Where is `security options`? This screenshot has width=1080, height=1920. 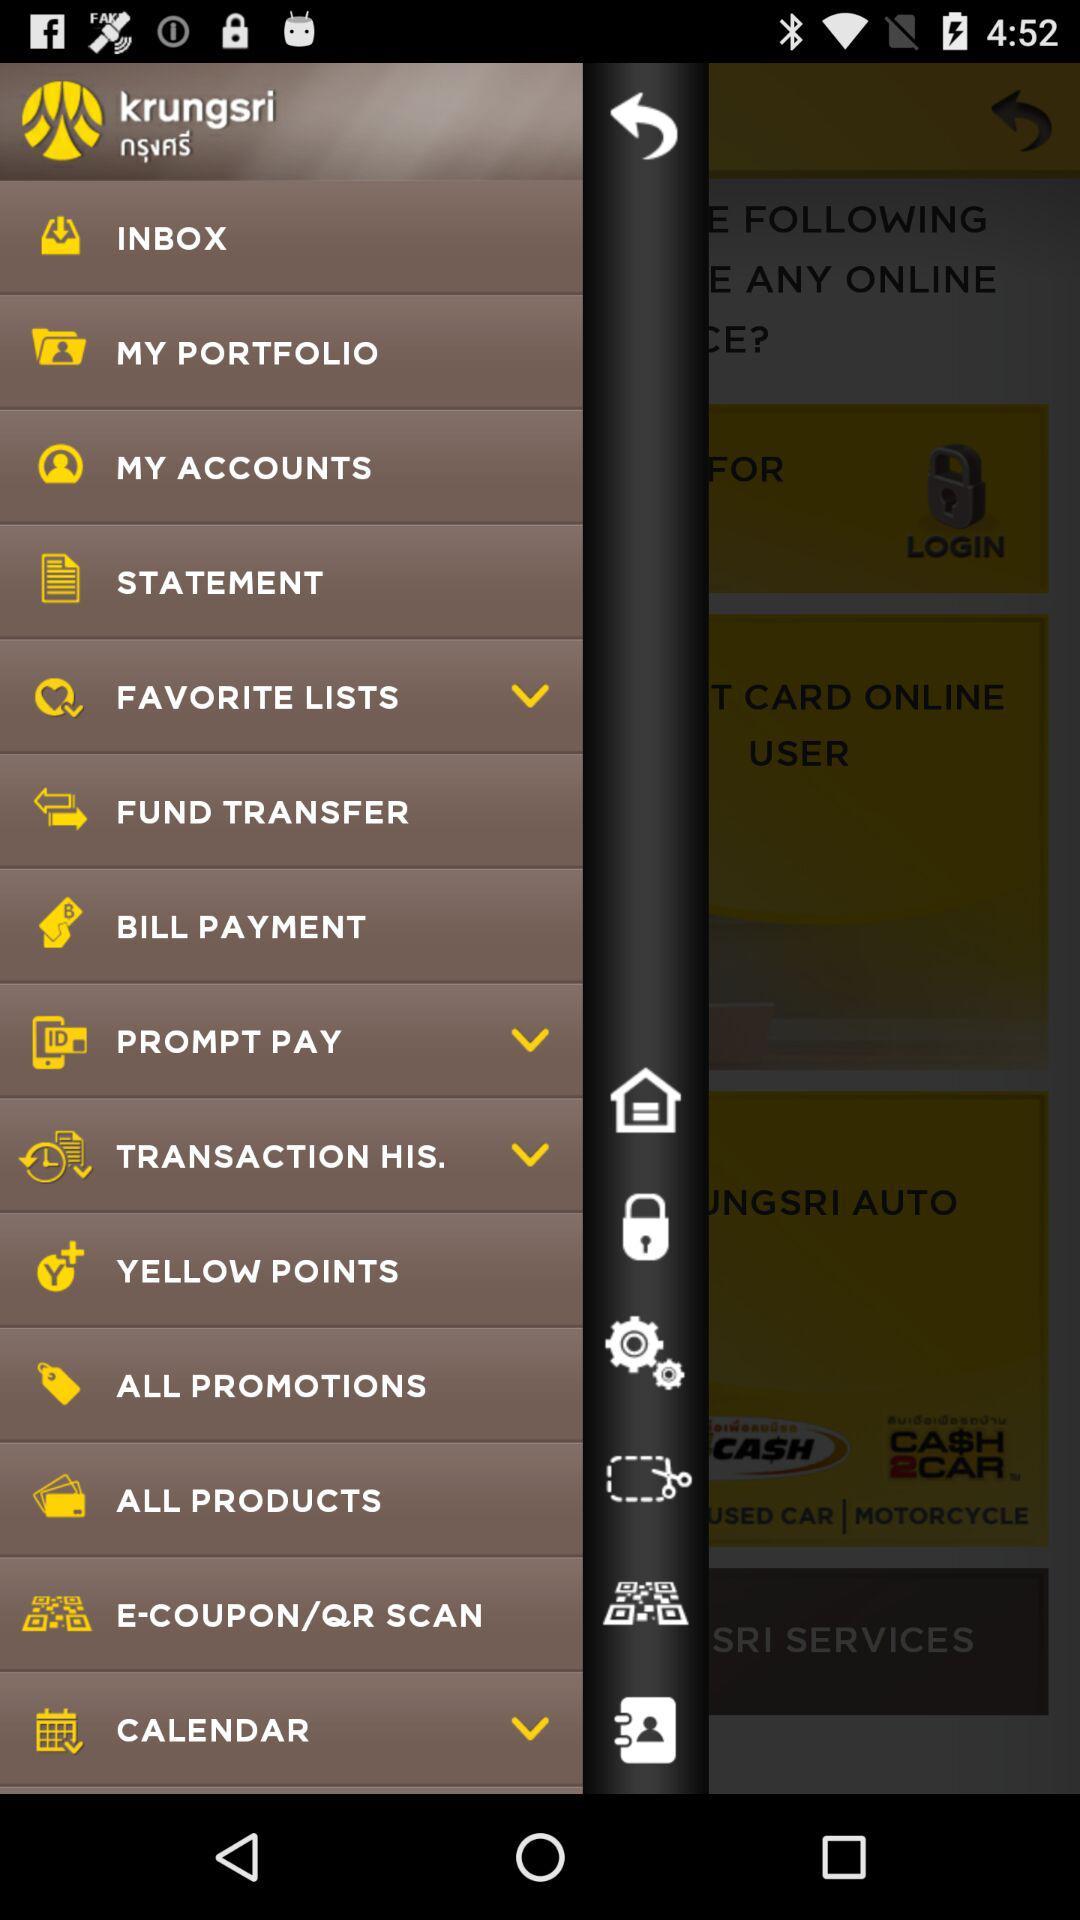
security options is located at coordinates (645, 1226).